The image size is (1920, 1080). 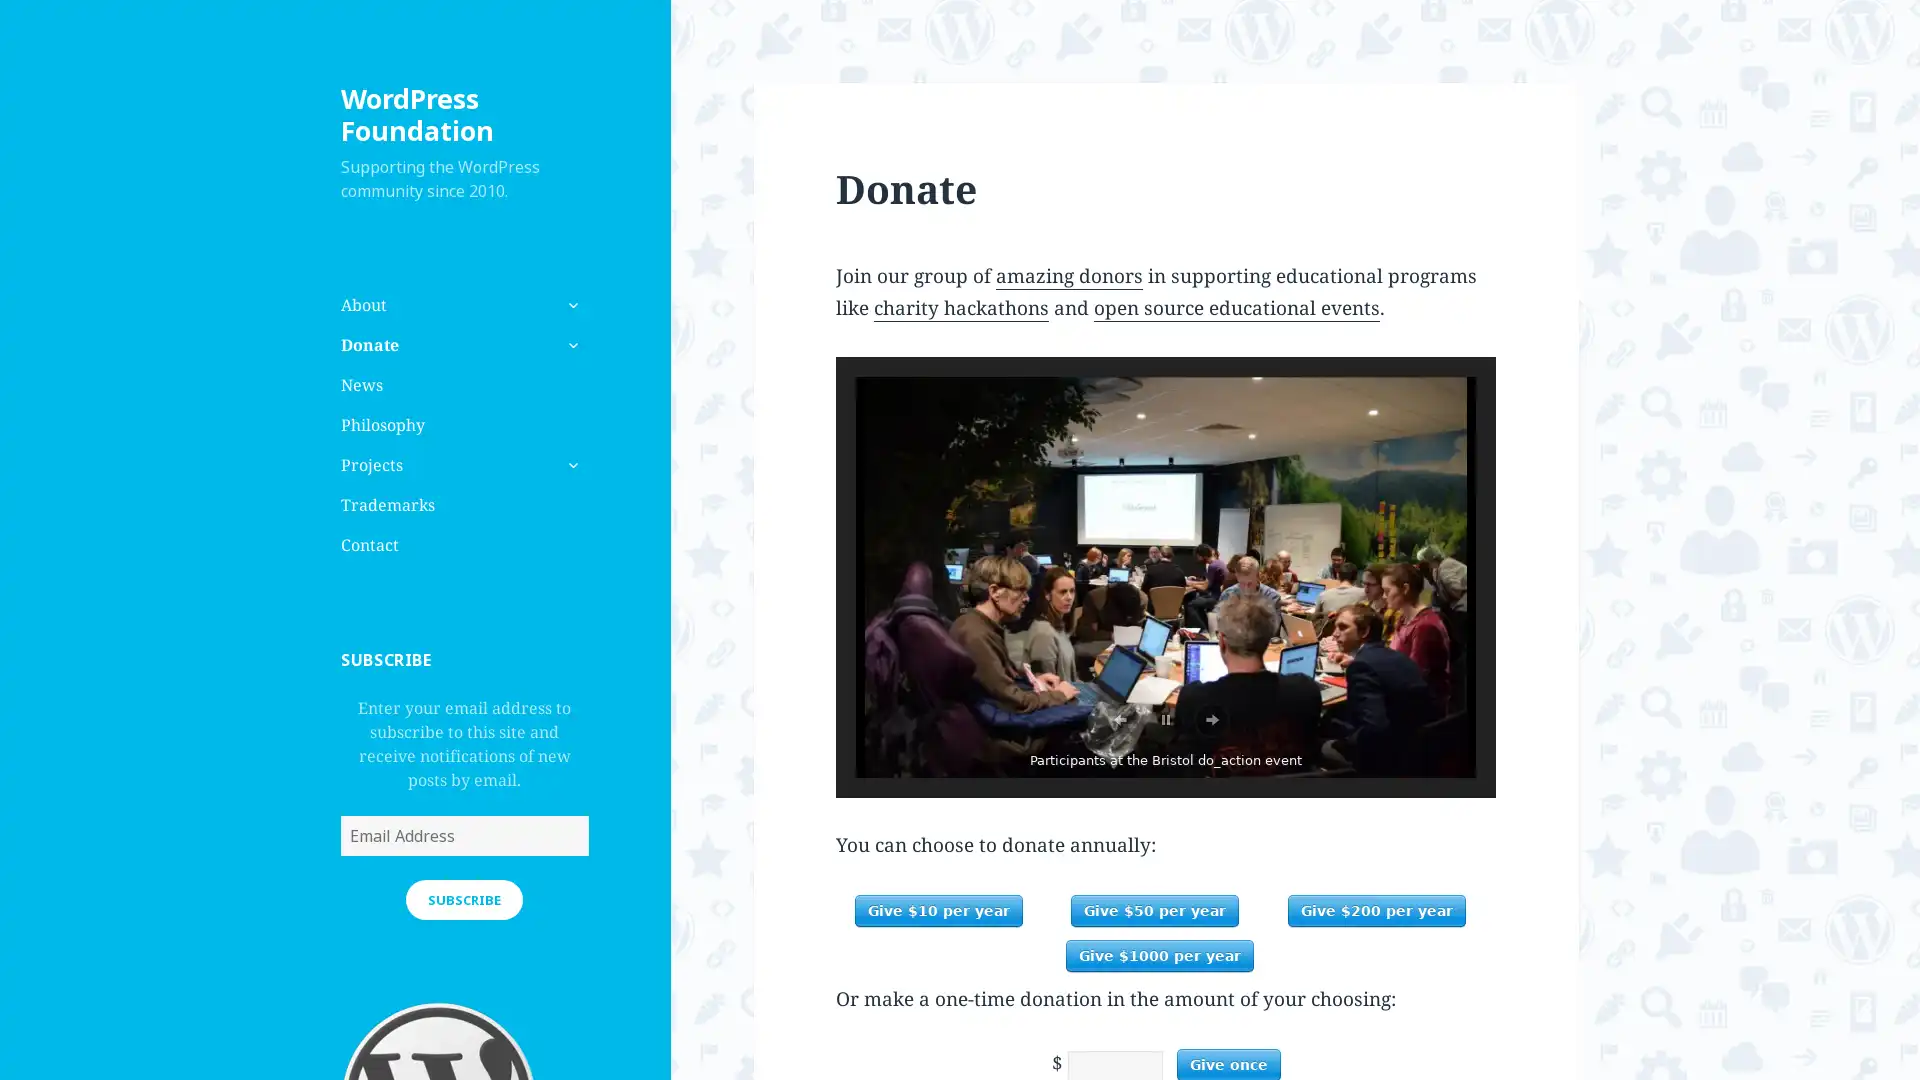 What do you see at coordinates (1210, 720) in the screenshot?
I see `Next Slide` at bounding box center [1210, 720].